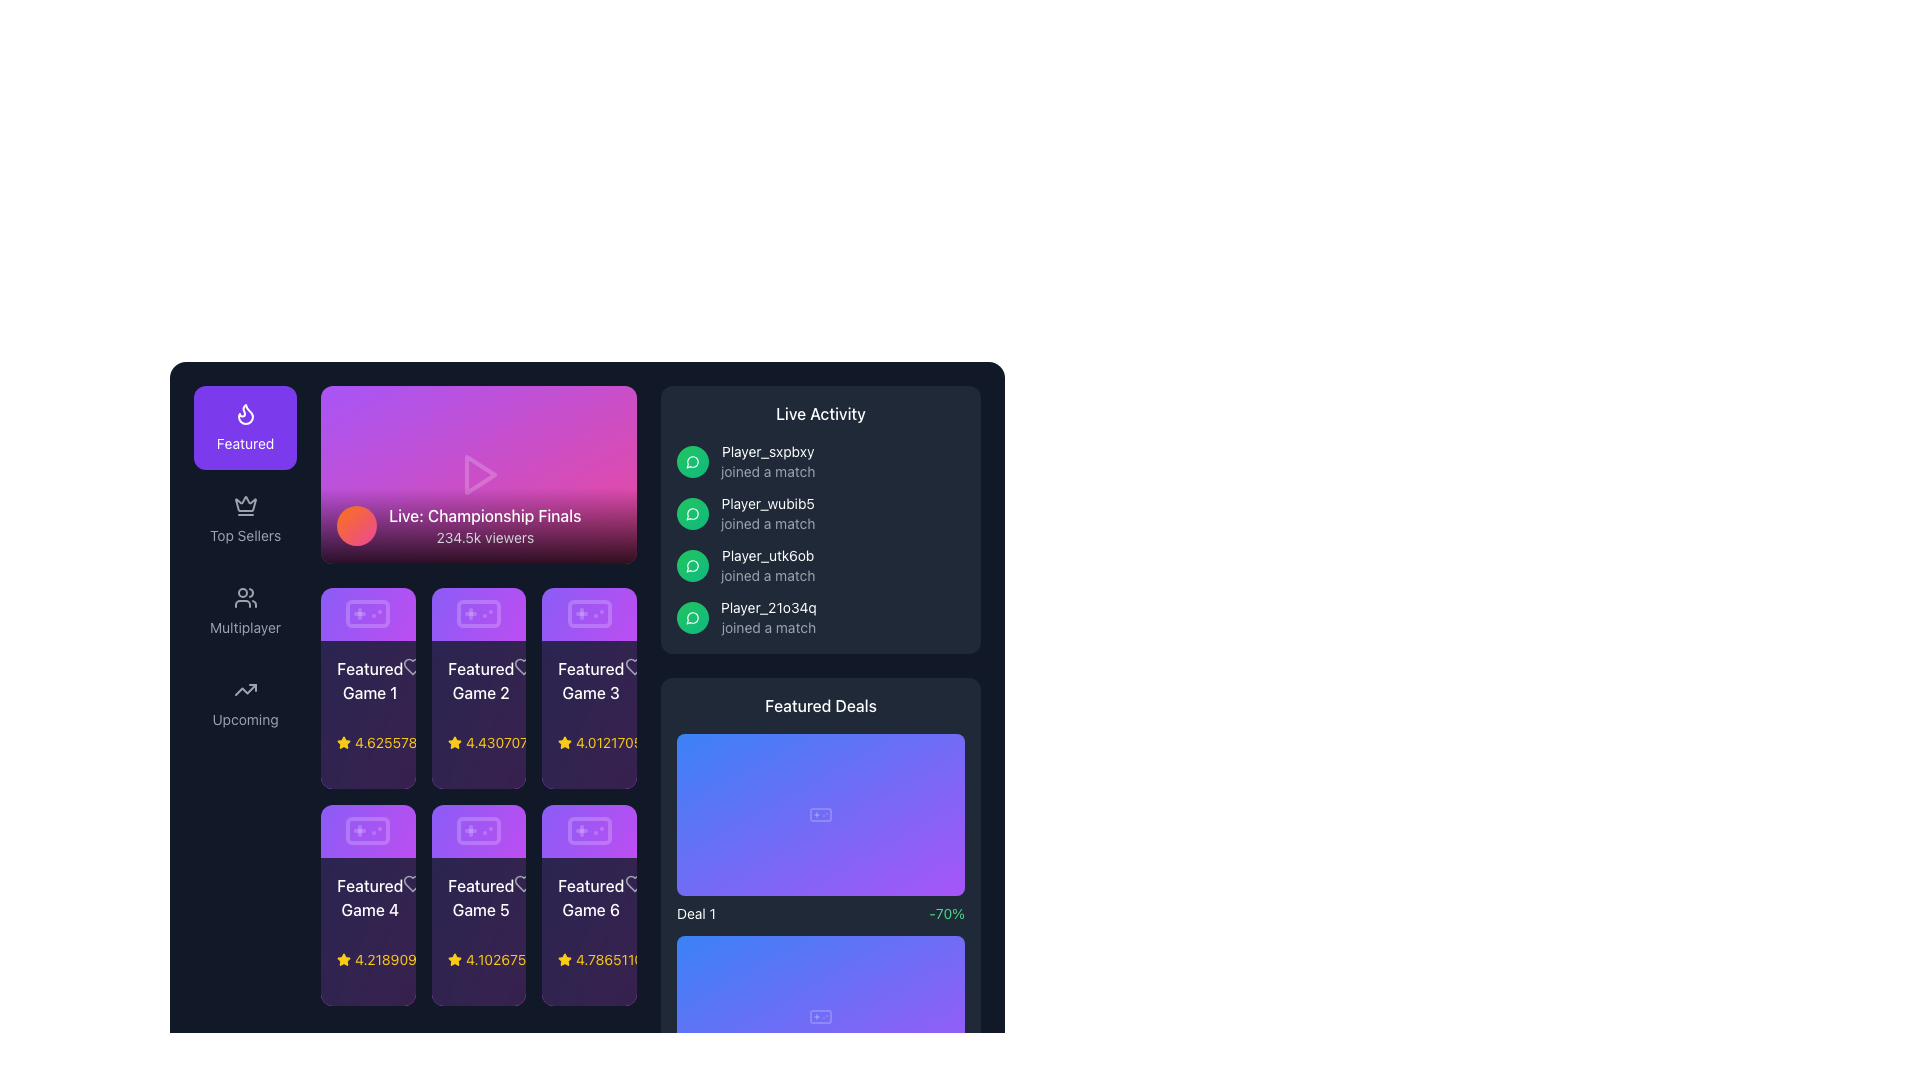 The width and height of the screenshot is (1920, 1080). I want to click on the numerical rating text located in the second row of featured games, positioned between 'Featured Game 2' and 'Featured Game 3', which visually represents the rating score, so click(533, 742).